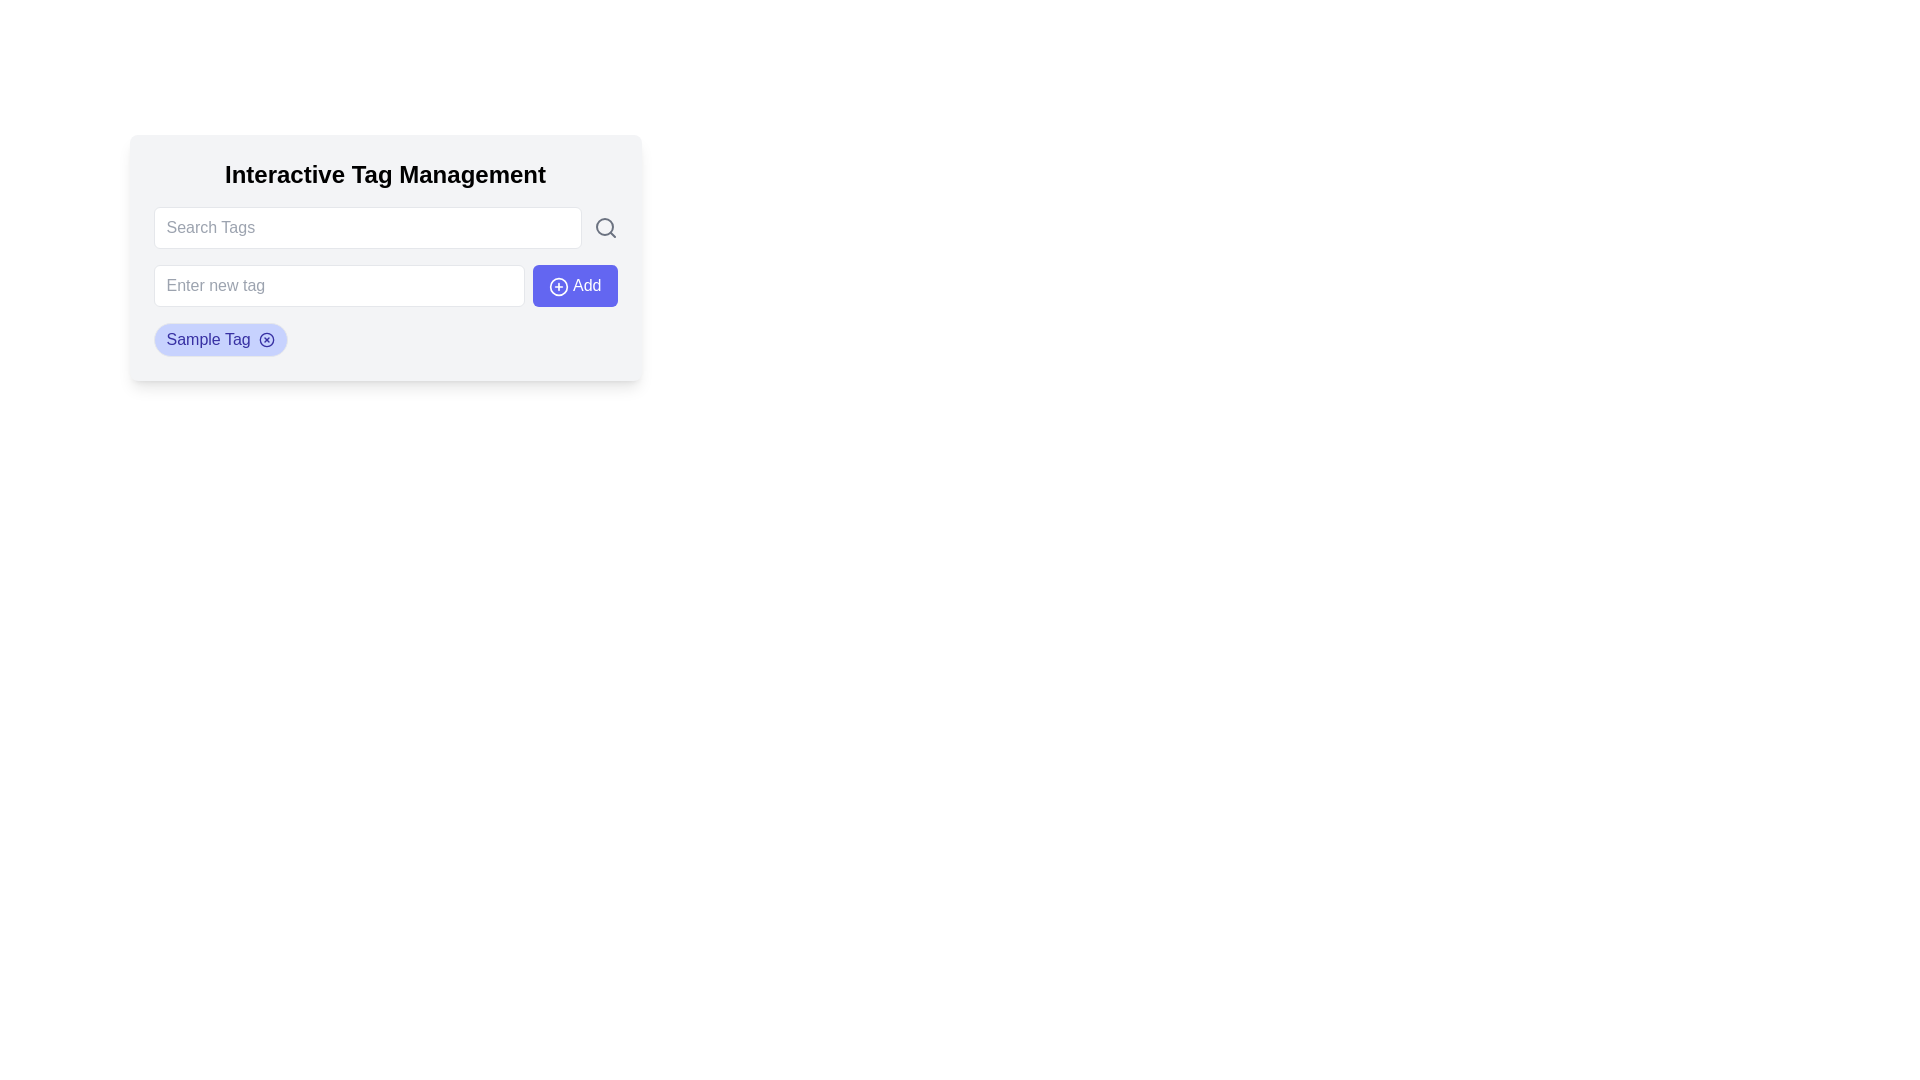 The width and height of the screenshot is (1920, 1080). What do you see at coordinates (208, 338) in the screenshot?
I see `the text label that serves as a tag or identifying label for categorization, located to the left of an 'x' icon and positioned near the bottom of the main content area` at bounding box center [208, 338].